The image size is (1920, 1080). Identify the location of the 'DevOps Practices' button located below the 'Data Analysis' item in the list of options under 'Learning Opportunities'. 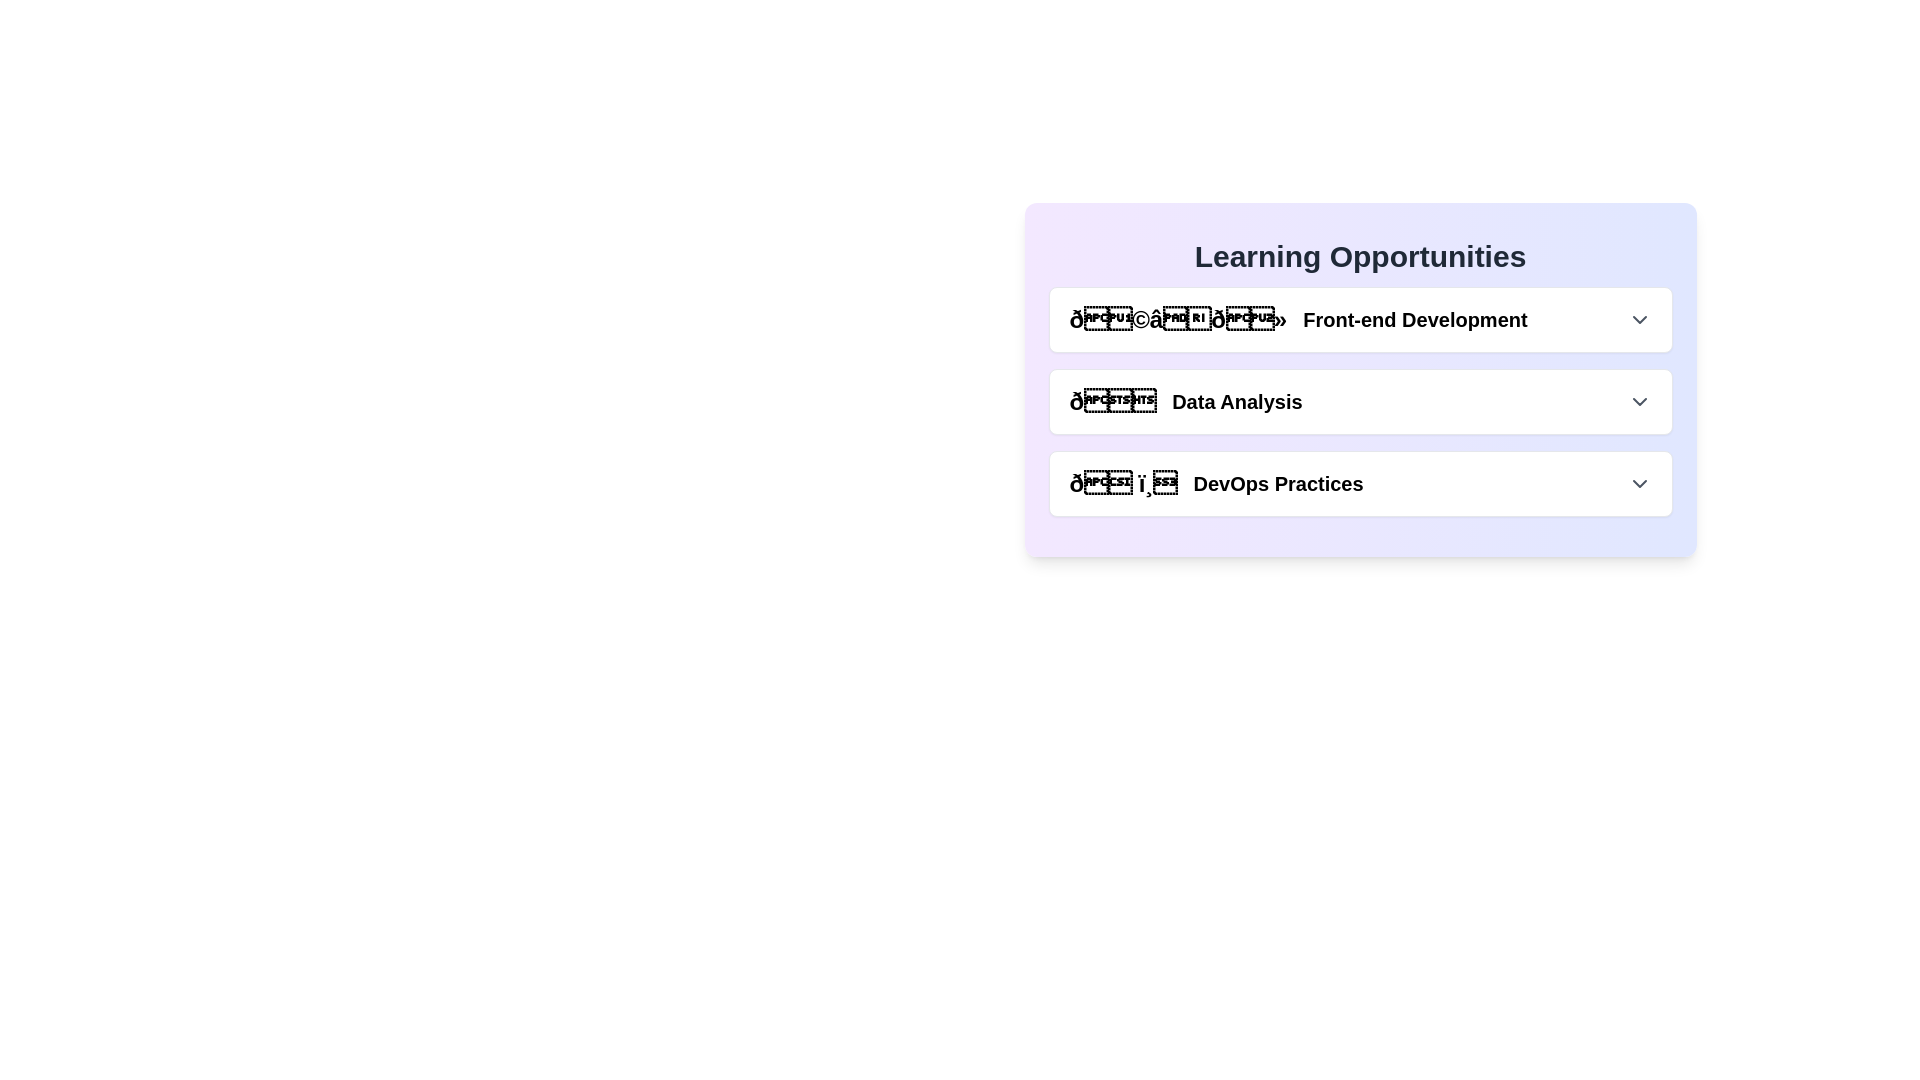
(1360, 483).